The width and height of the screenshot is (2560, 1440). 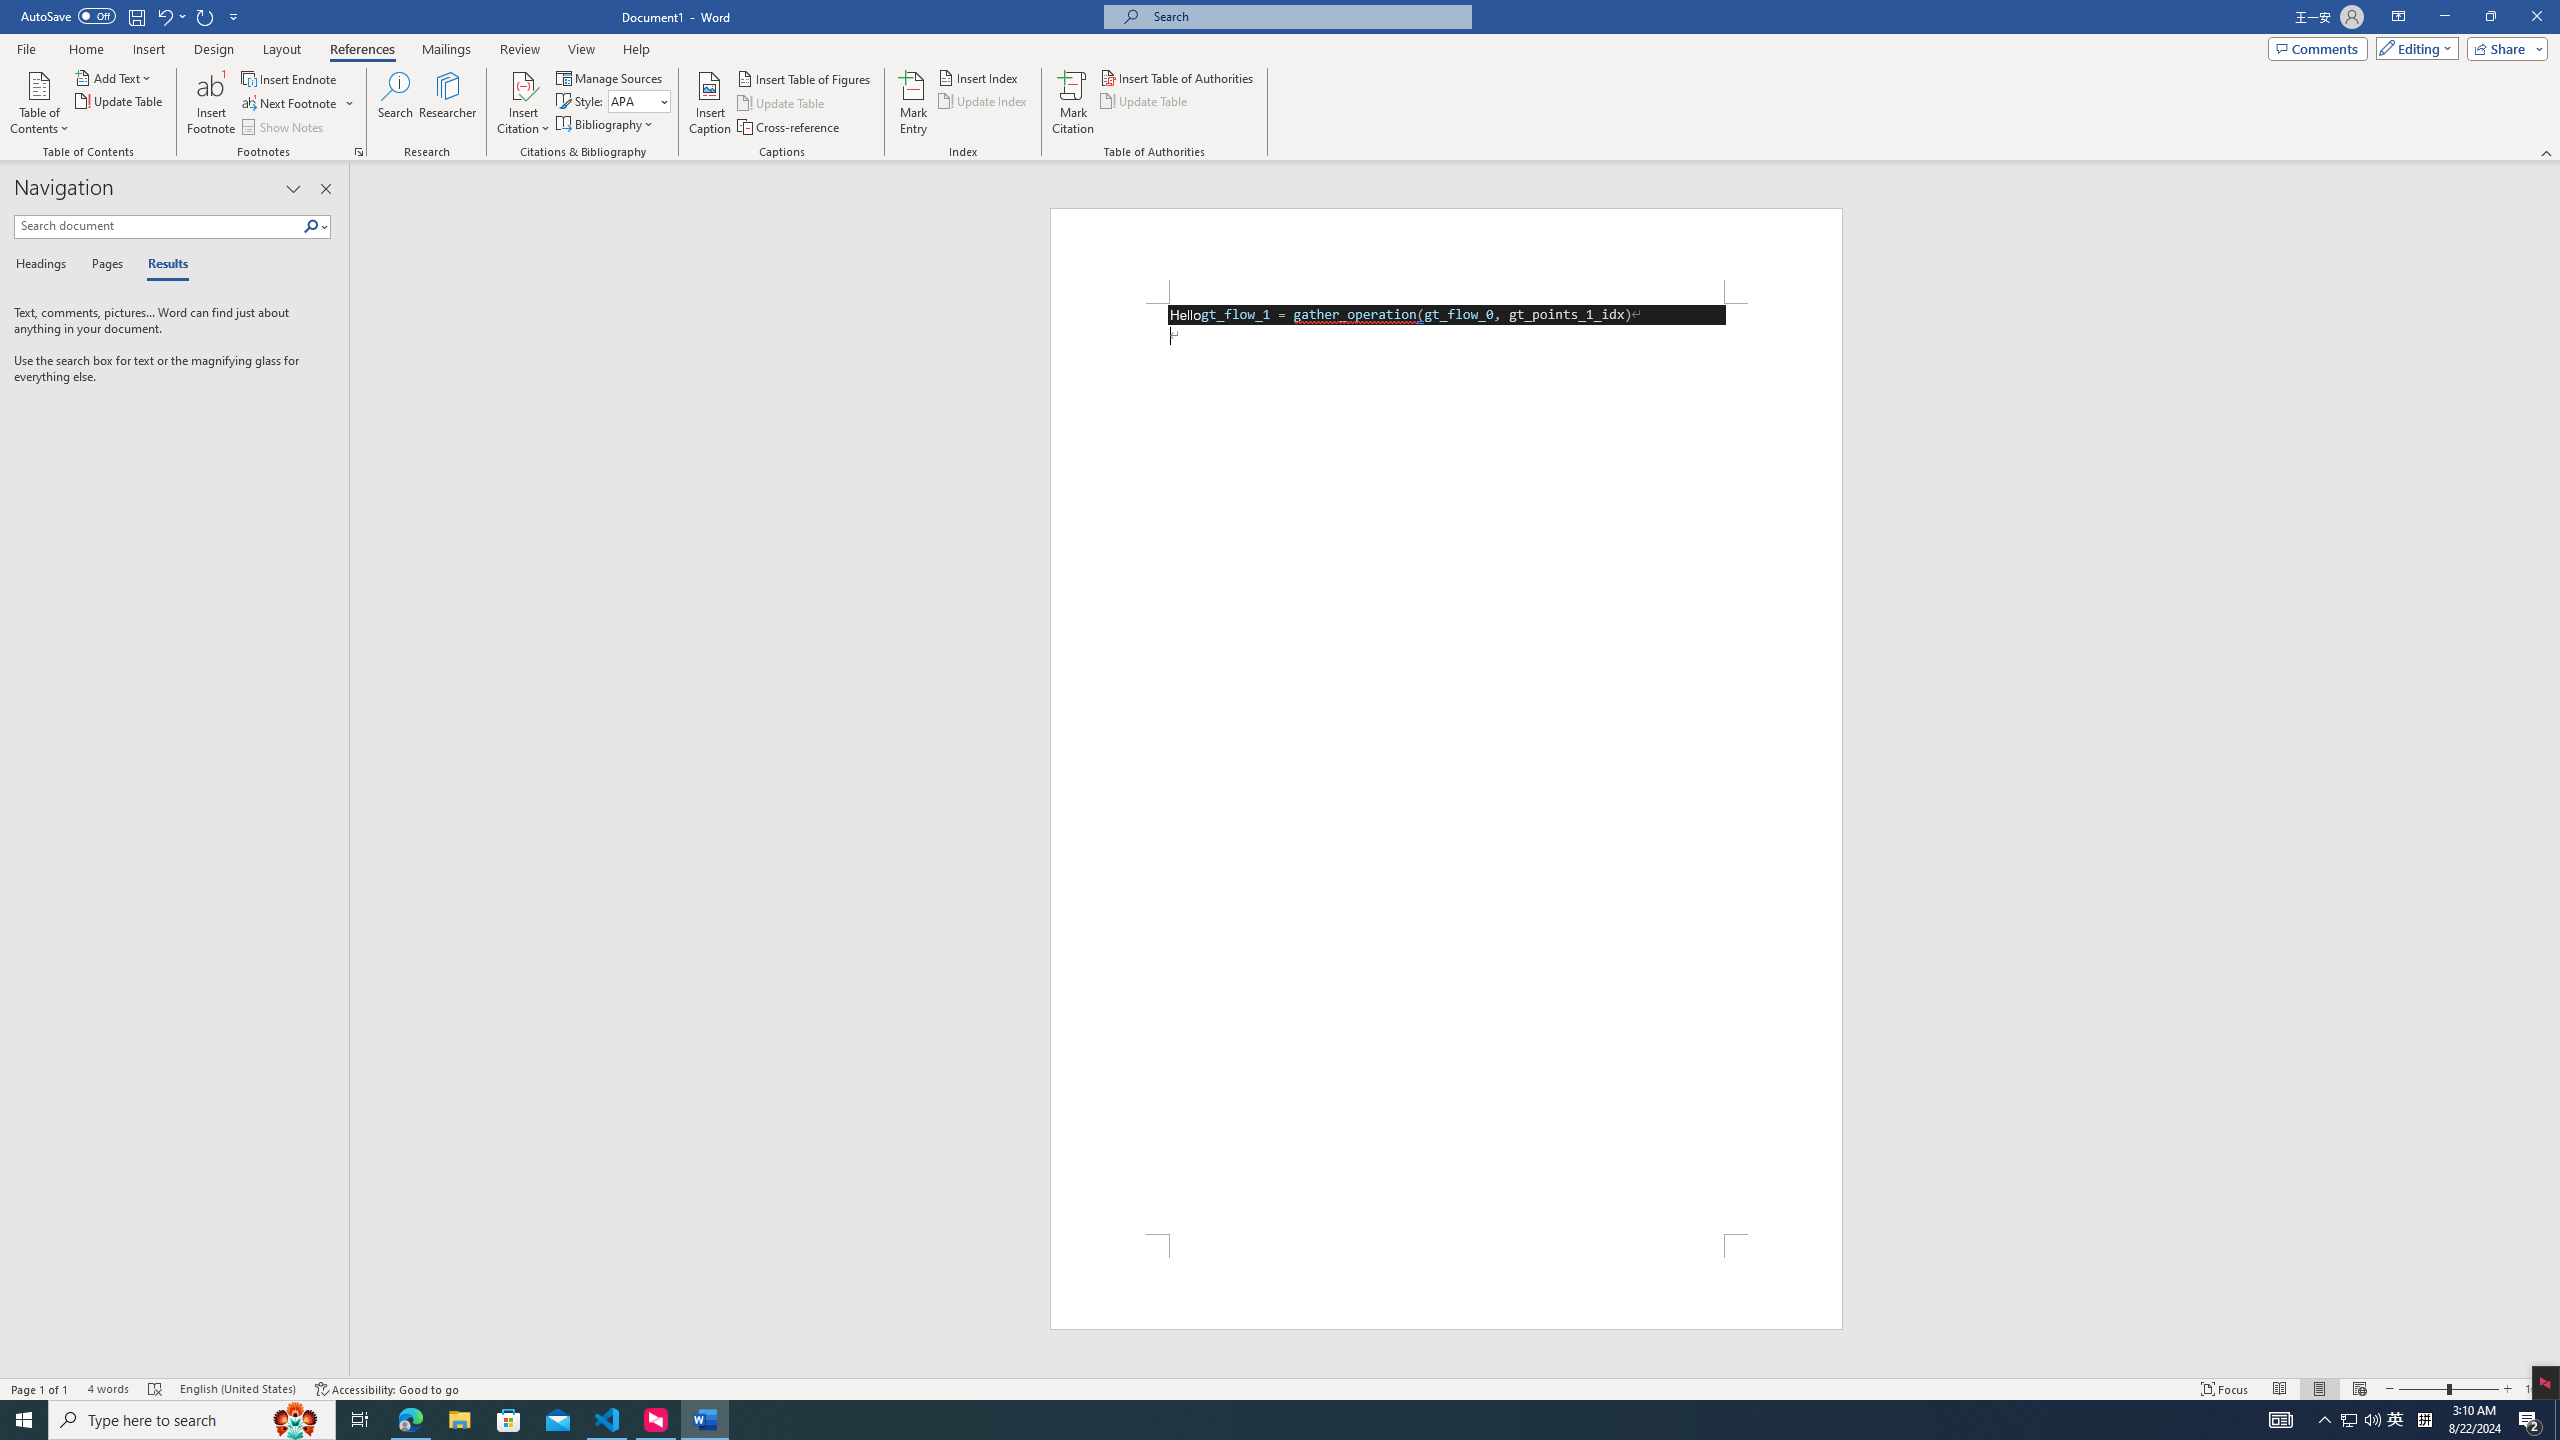 I want to click on 'Style', so click(x=640, y=99).